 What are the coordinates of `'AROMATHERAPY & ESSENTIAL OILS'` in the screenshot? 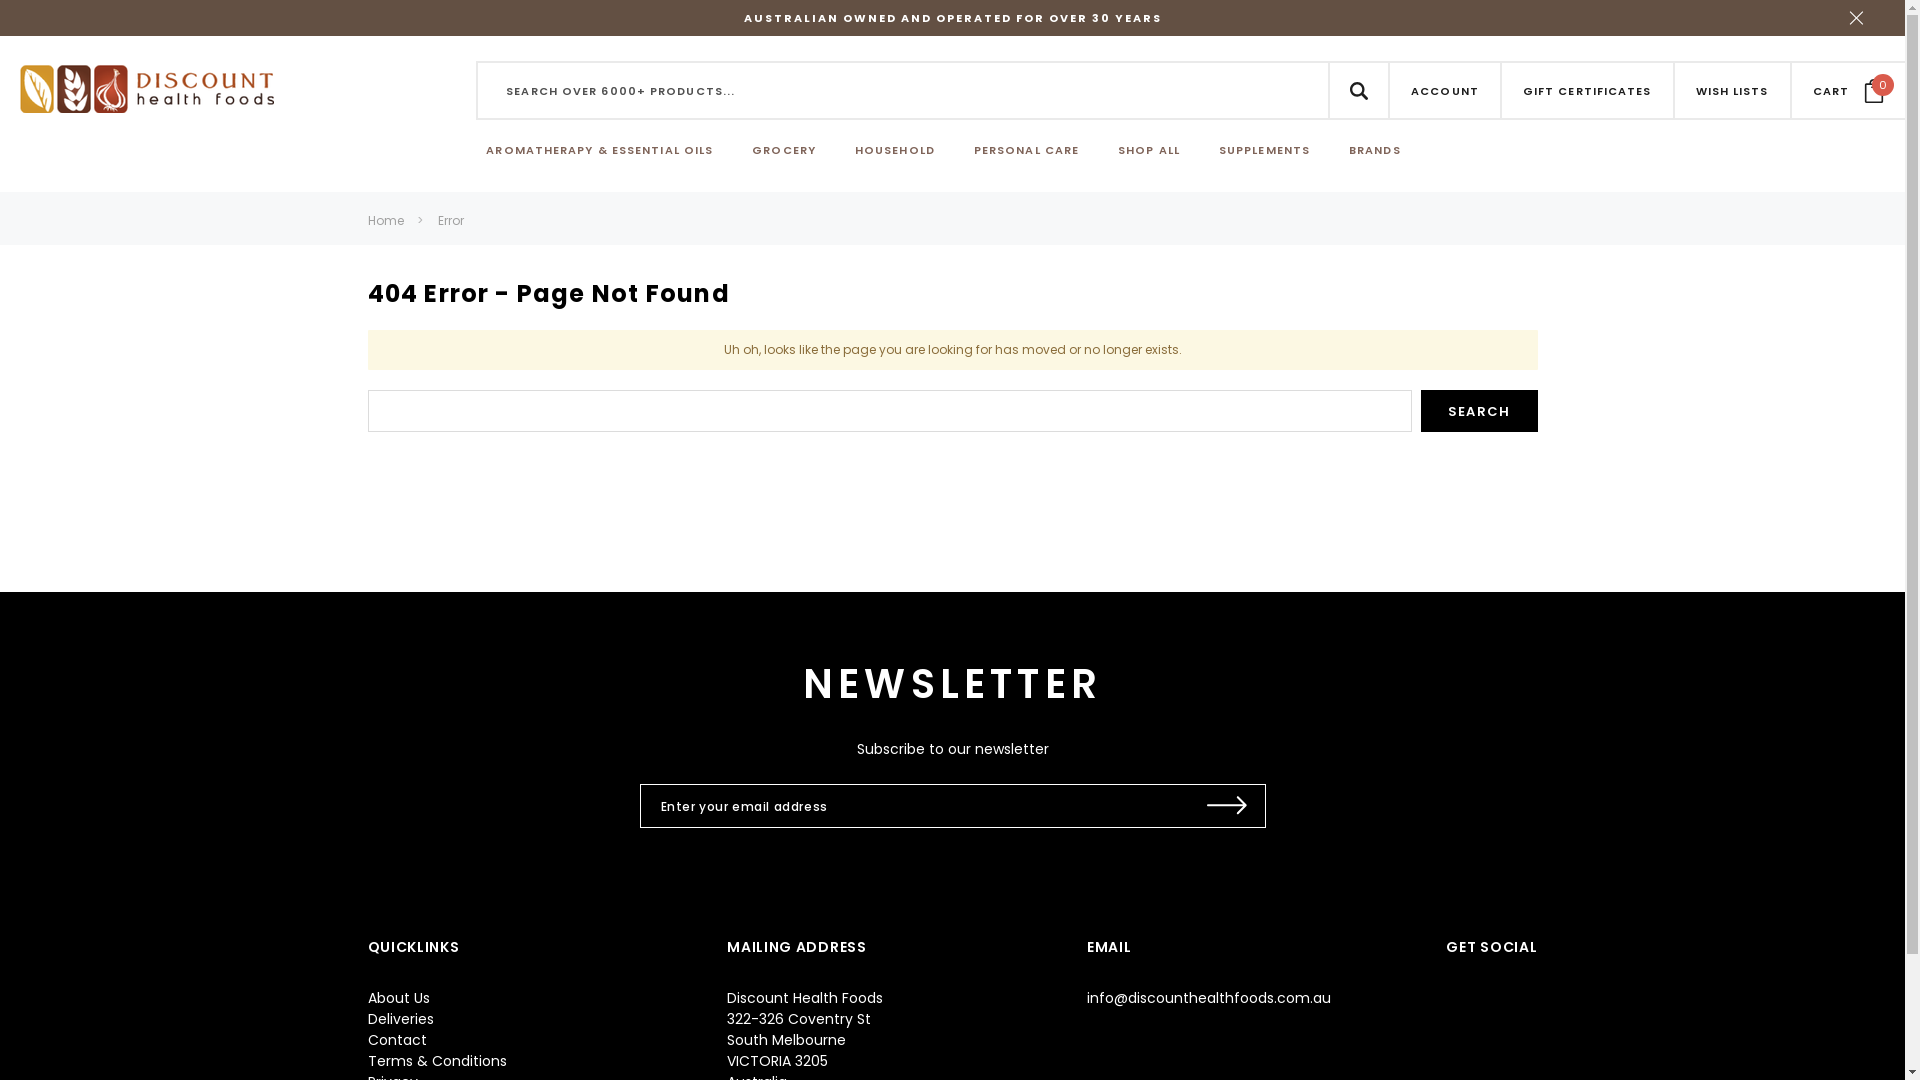 It's located at (598, 149).